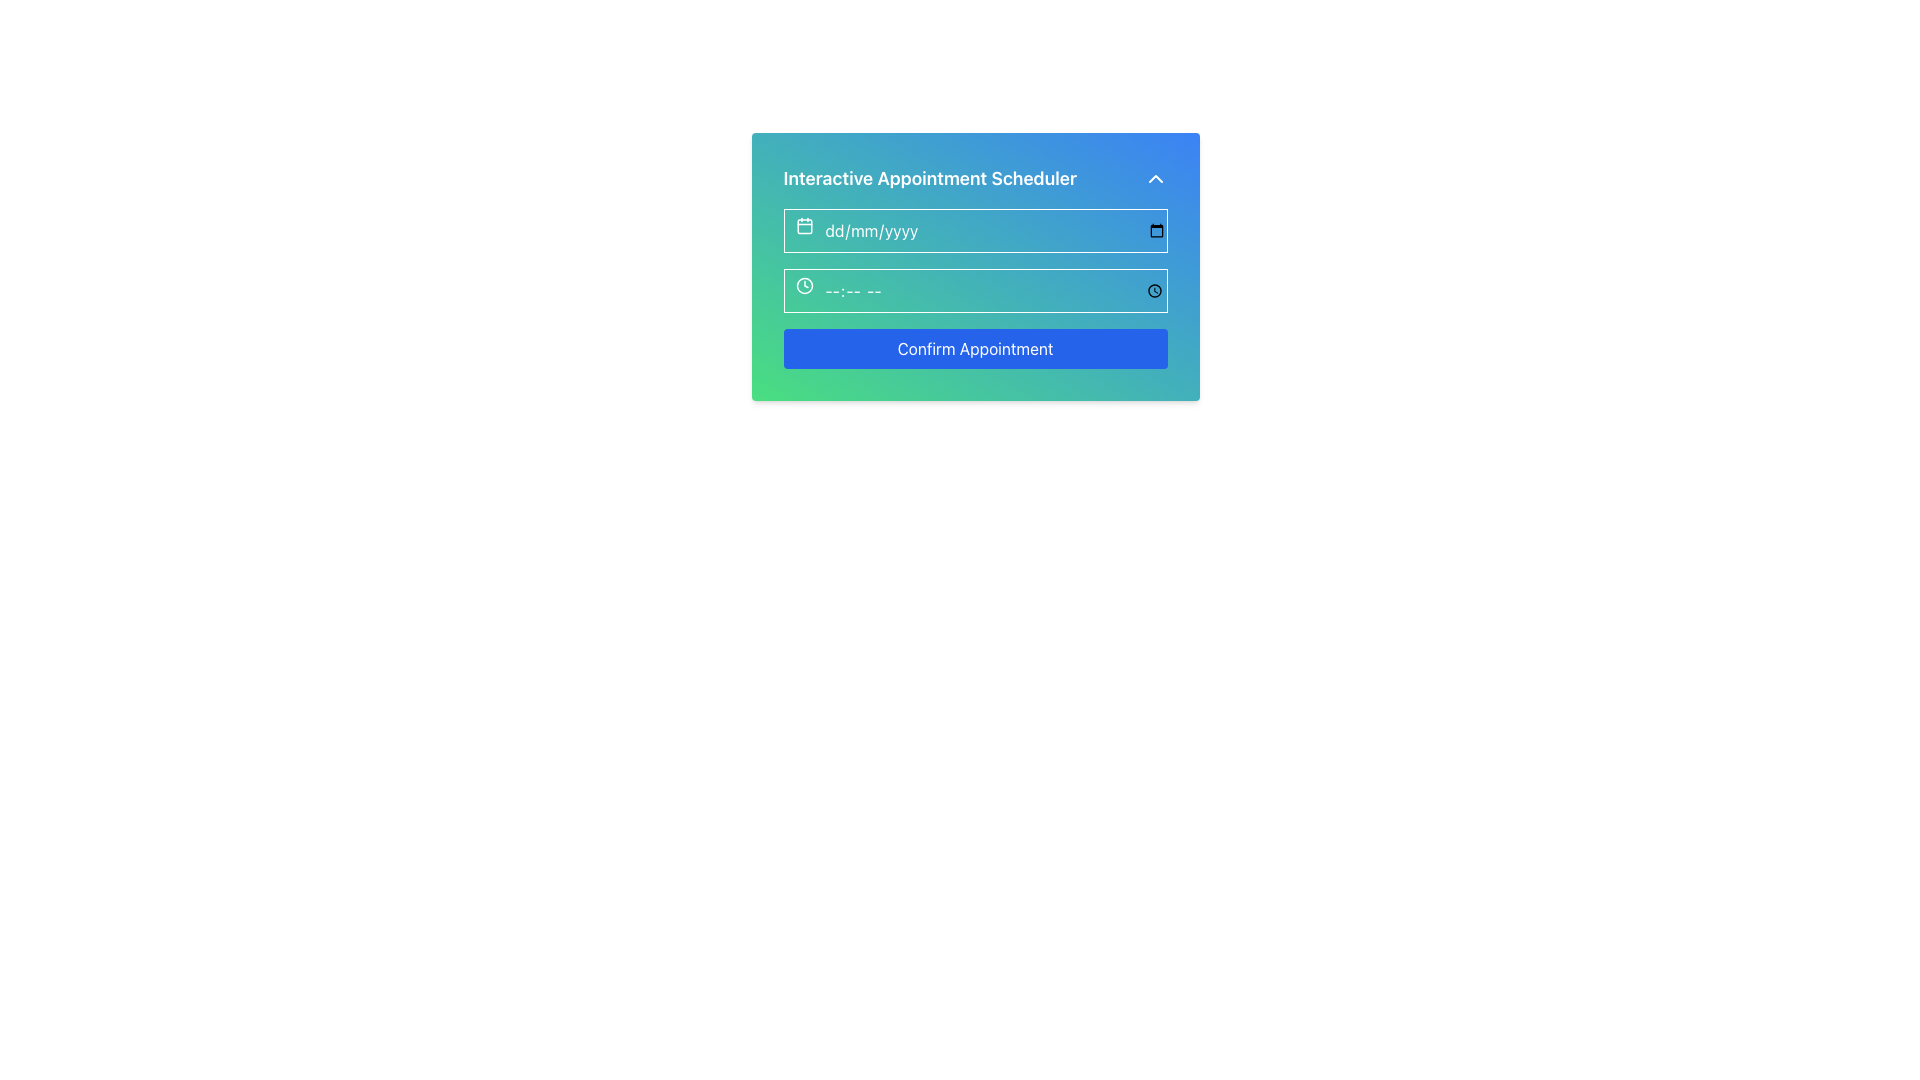 Image resolution: width=1920 pixels, height=1080 pixels. Describe the element at coordinates (804, 285) in the screenshot. I see `the circular graphical element that forms the clock frame within the SVG icon located to the left of the time selector input field in the Interactive Appointment Scheduler interface` at that location.